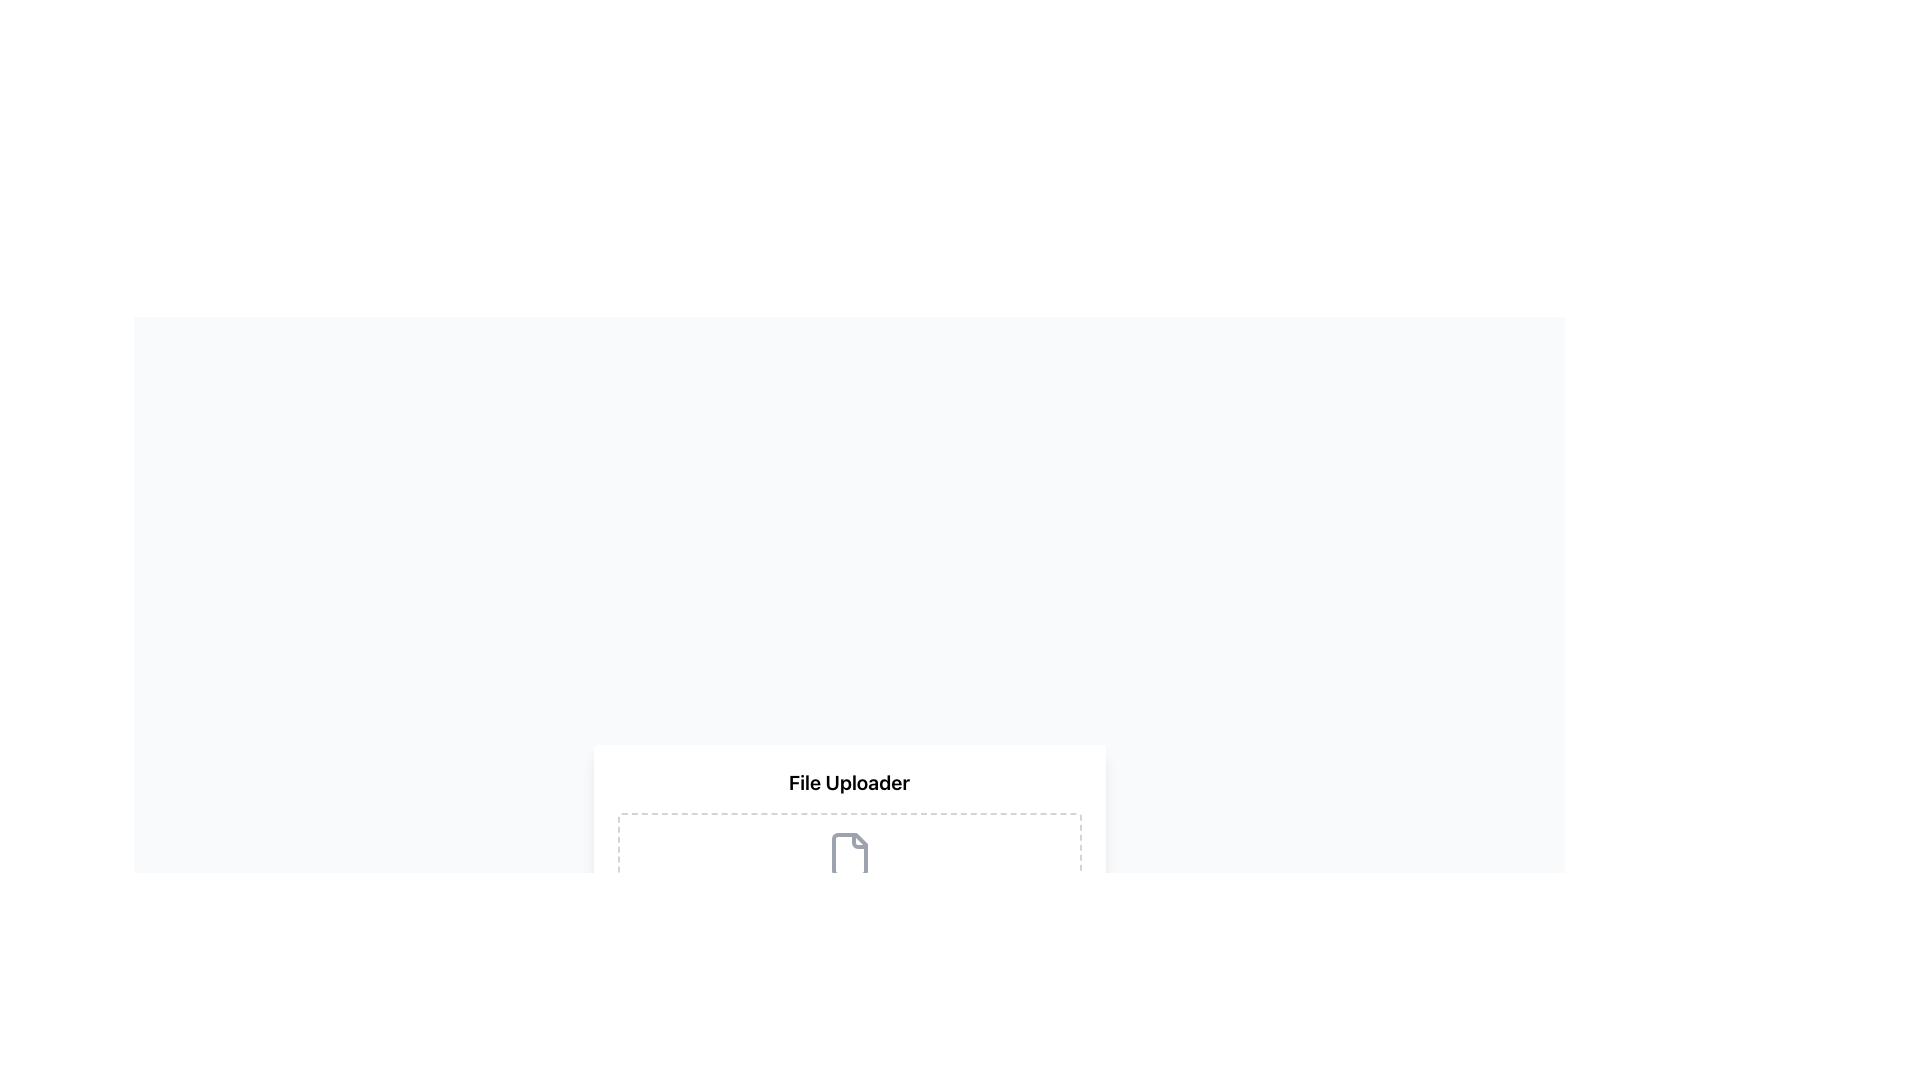  I want to click on the file icon that signifies the purpose of uploading files, which is centrally positioned above the text 'Drop Files or Click to Upload.', so click(849, 855).